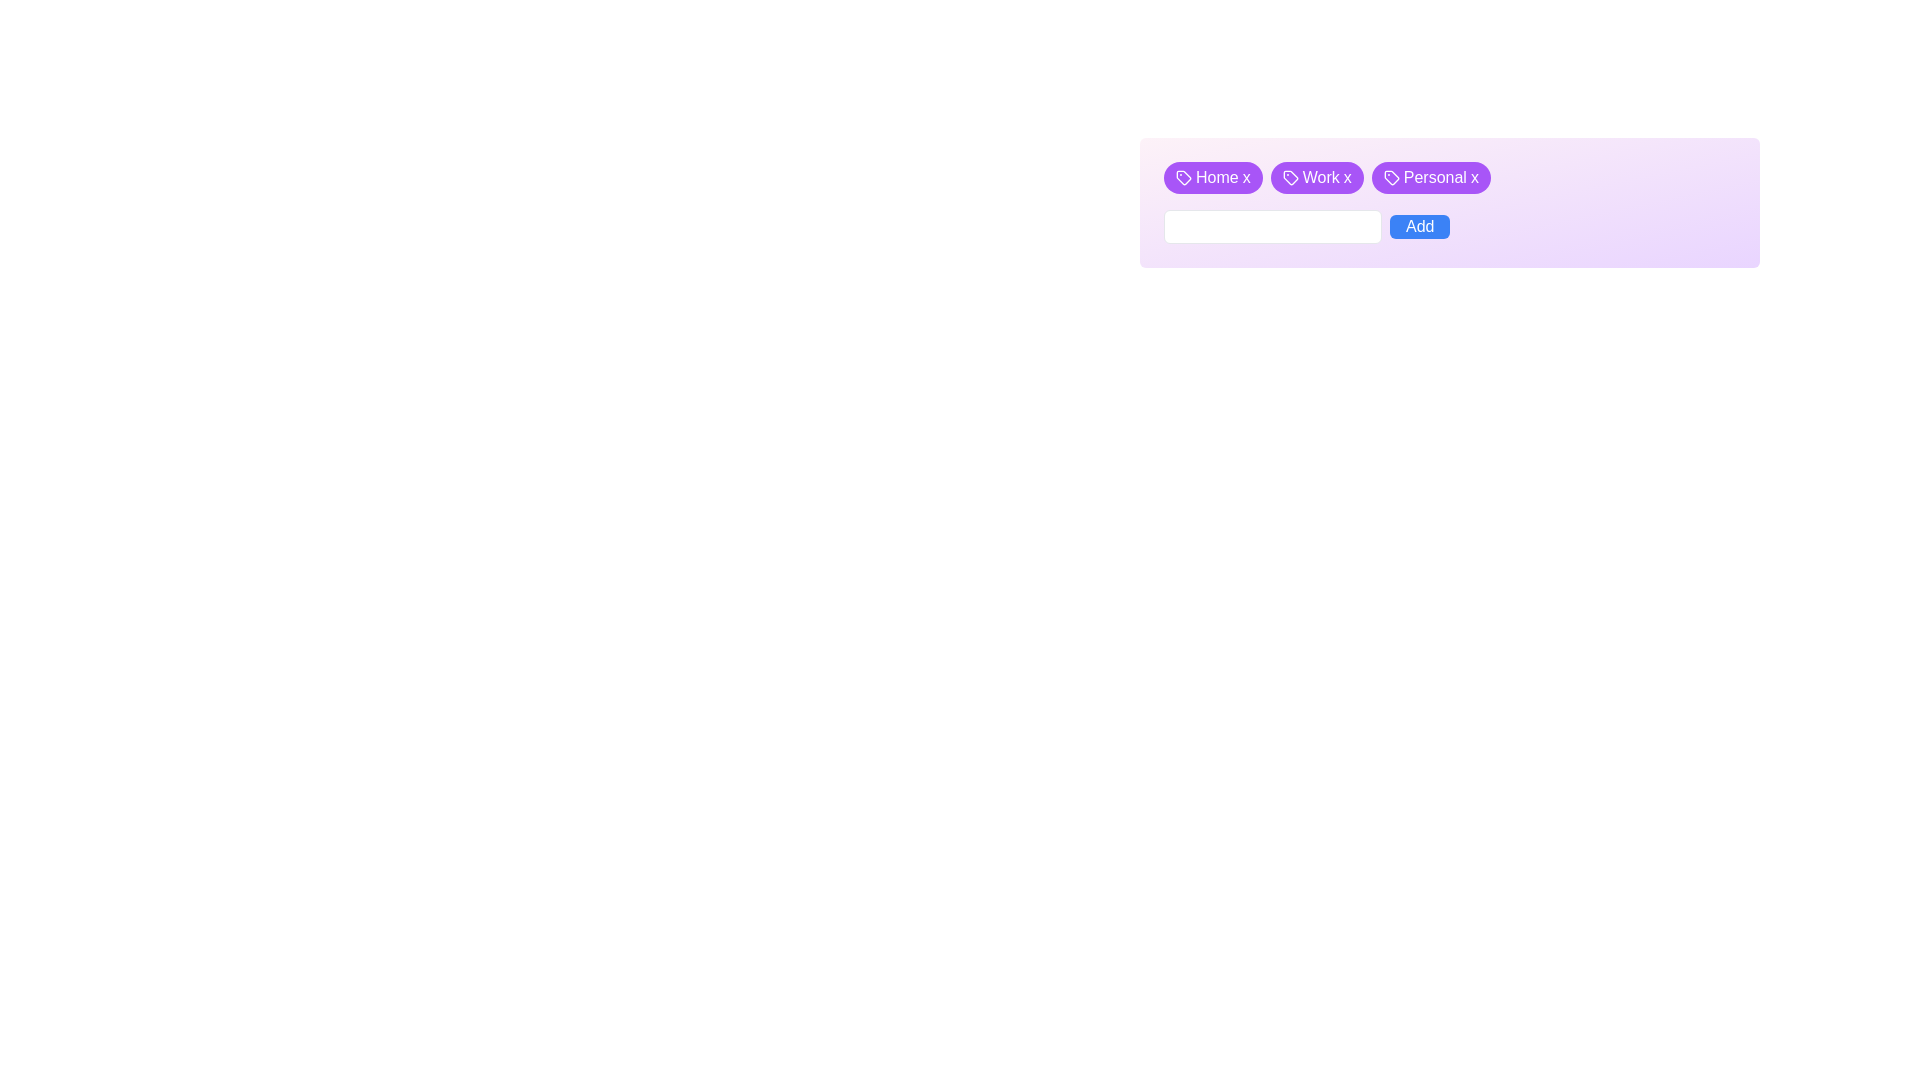 This screenshot has height=1080, width=1920. I want to click on the text label 'Work' which is styled in white text on a purple background, located within the second tag from the left at the top of the UI, so click(1321, 176).